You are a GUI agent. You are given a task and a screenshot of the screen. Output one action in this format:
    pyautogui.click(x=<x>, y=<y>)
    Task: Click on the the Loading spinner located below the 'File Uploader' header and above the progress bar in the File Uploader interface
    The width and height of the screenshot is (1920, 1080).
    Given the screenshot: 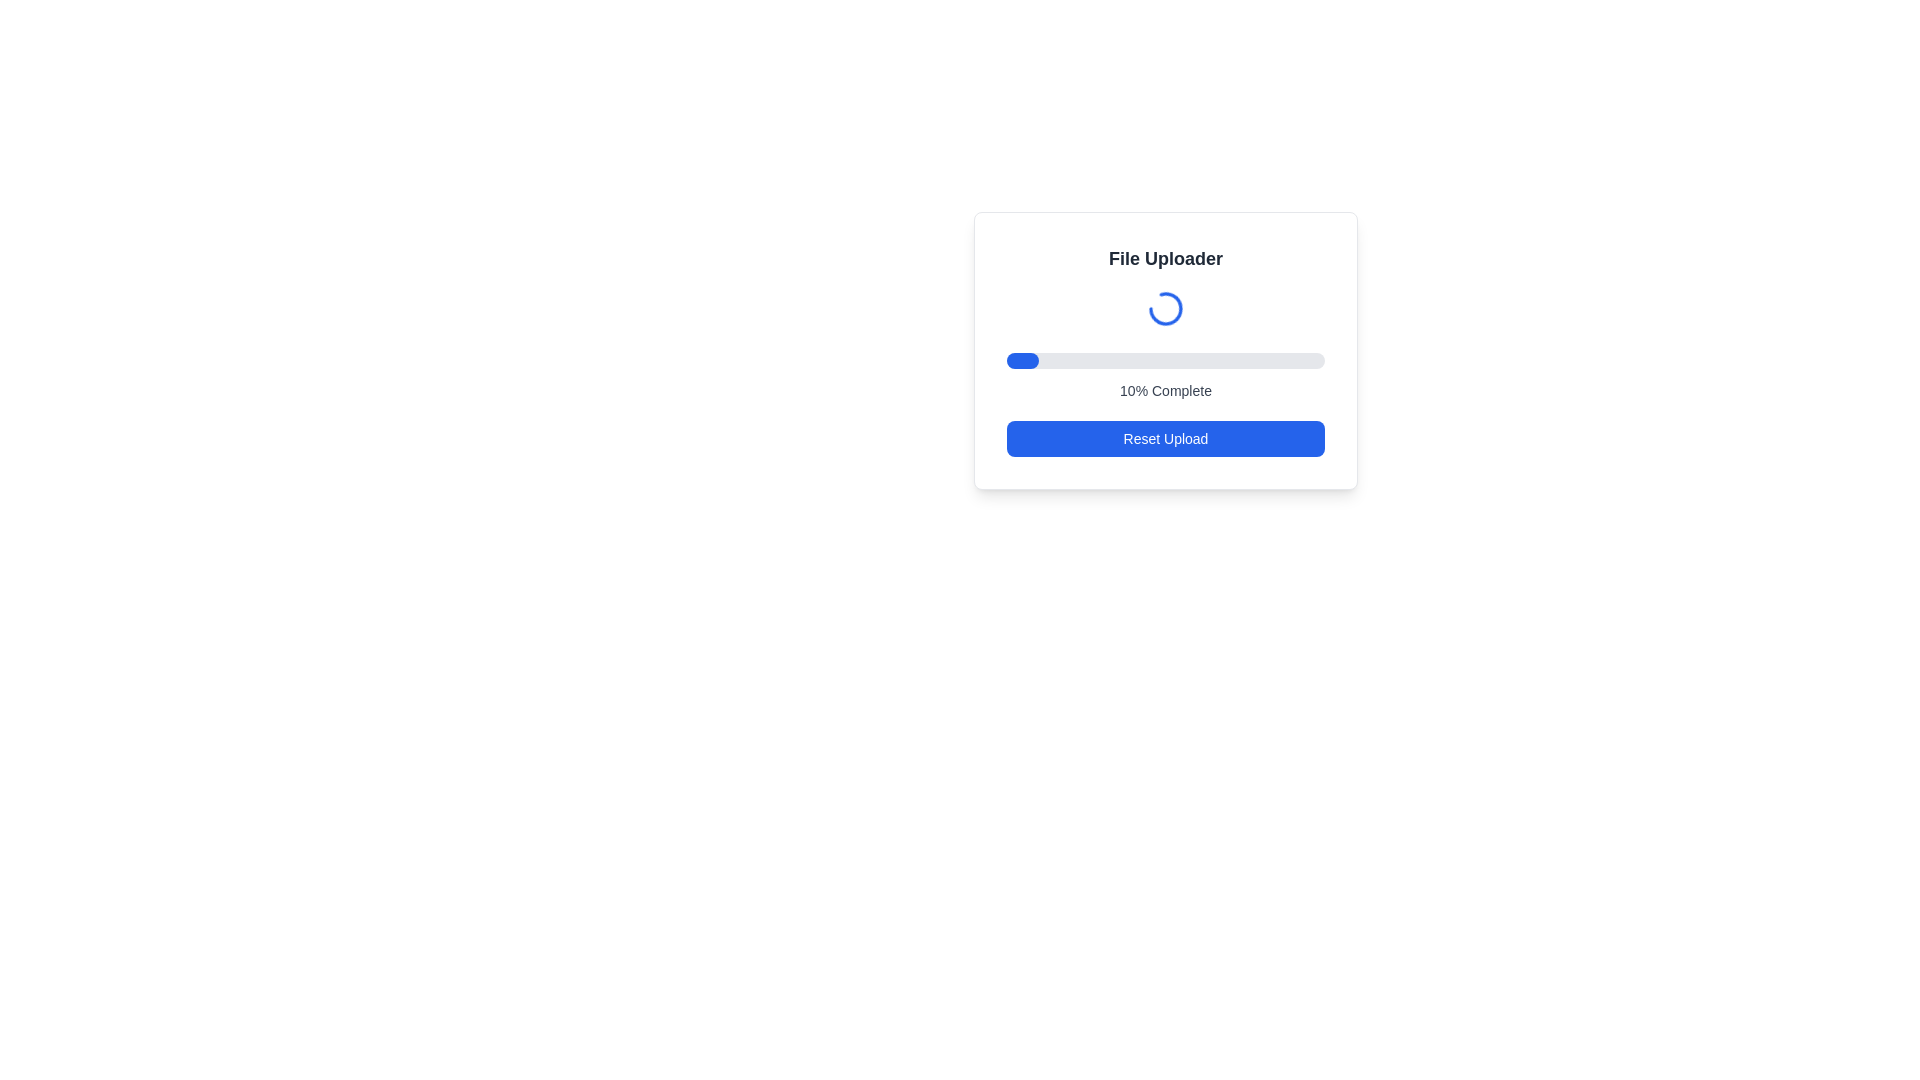 What is the action you would take?
    pyautogui.click(x=1166, y=308)
    